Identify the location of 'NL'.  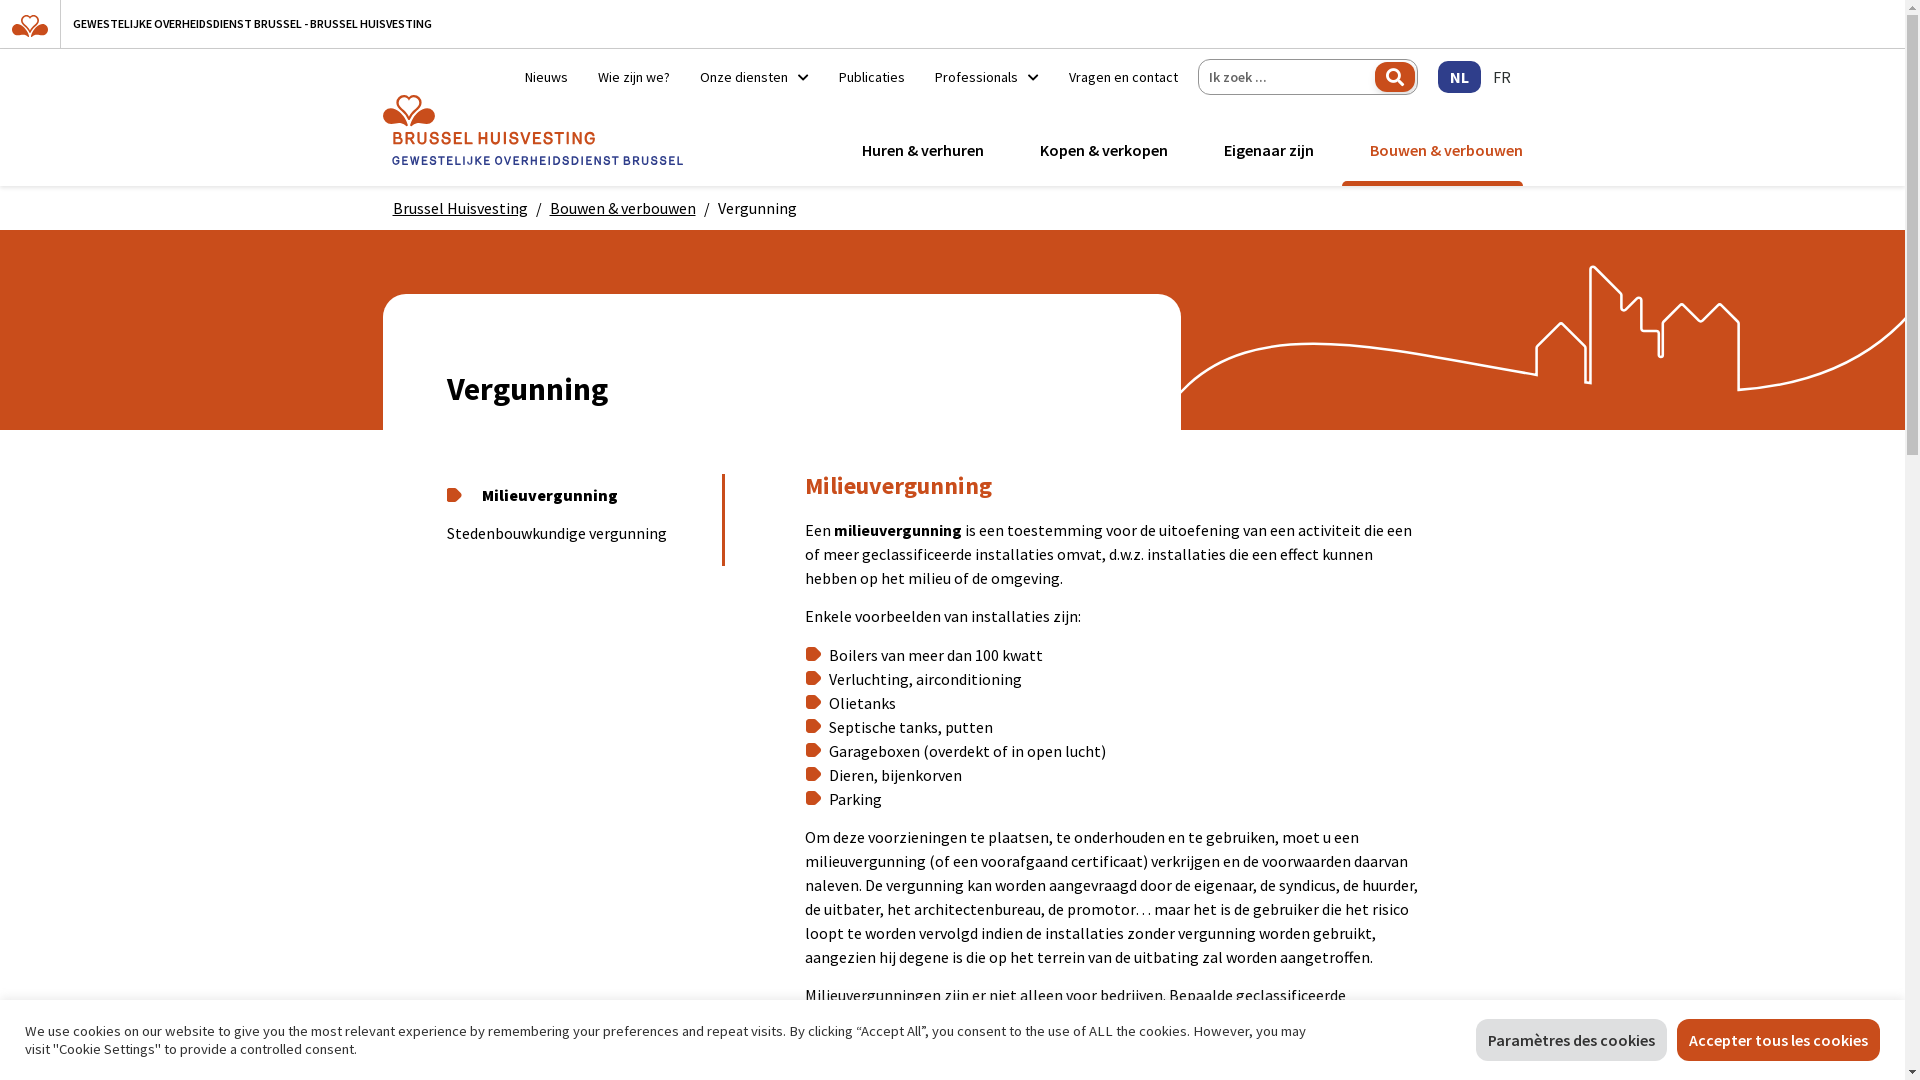
(1459, 76).